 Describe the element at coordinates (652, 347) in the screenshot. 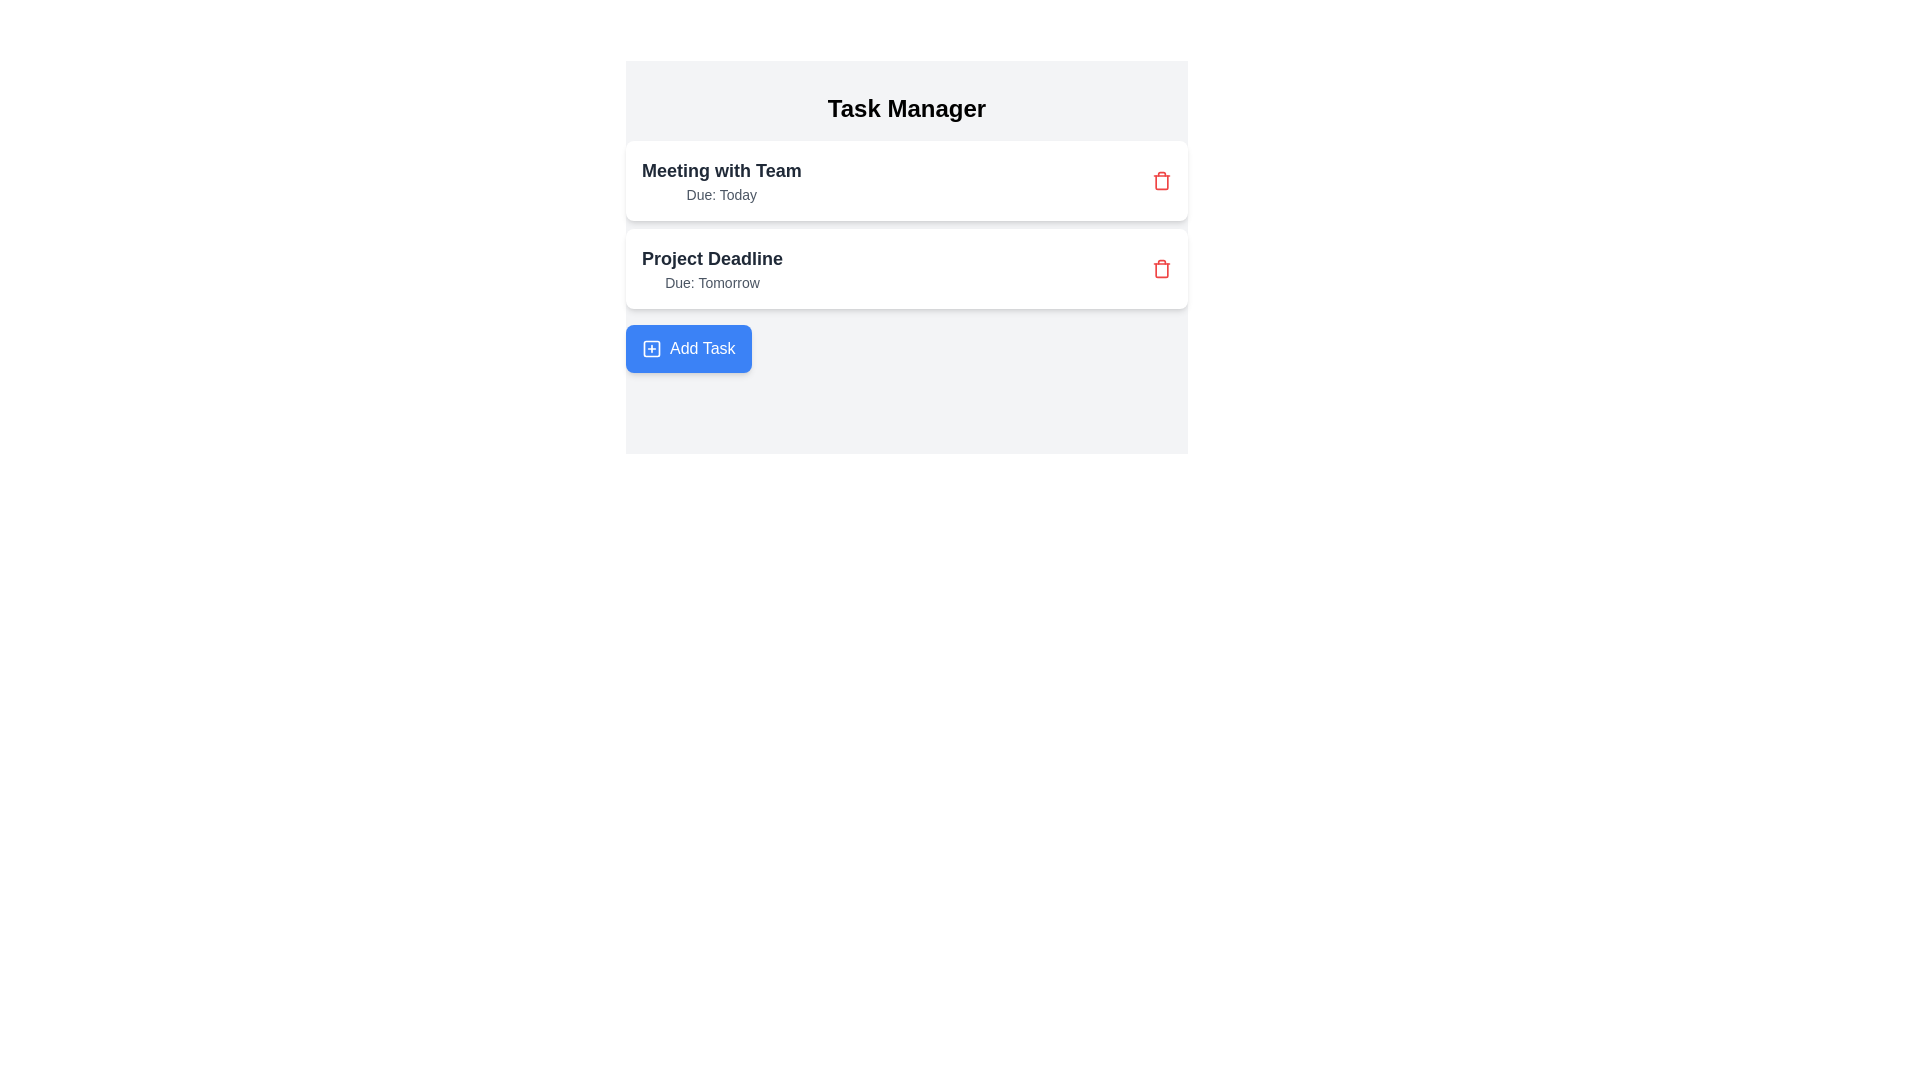

I see `the square-shaped icon with a plus sign, located on the left side of the blue 'Add Task' button` at that location.